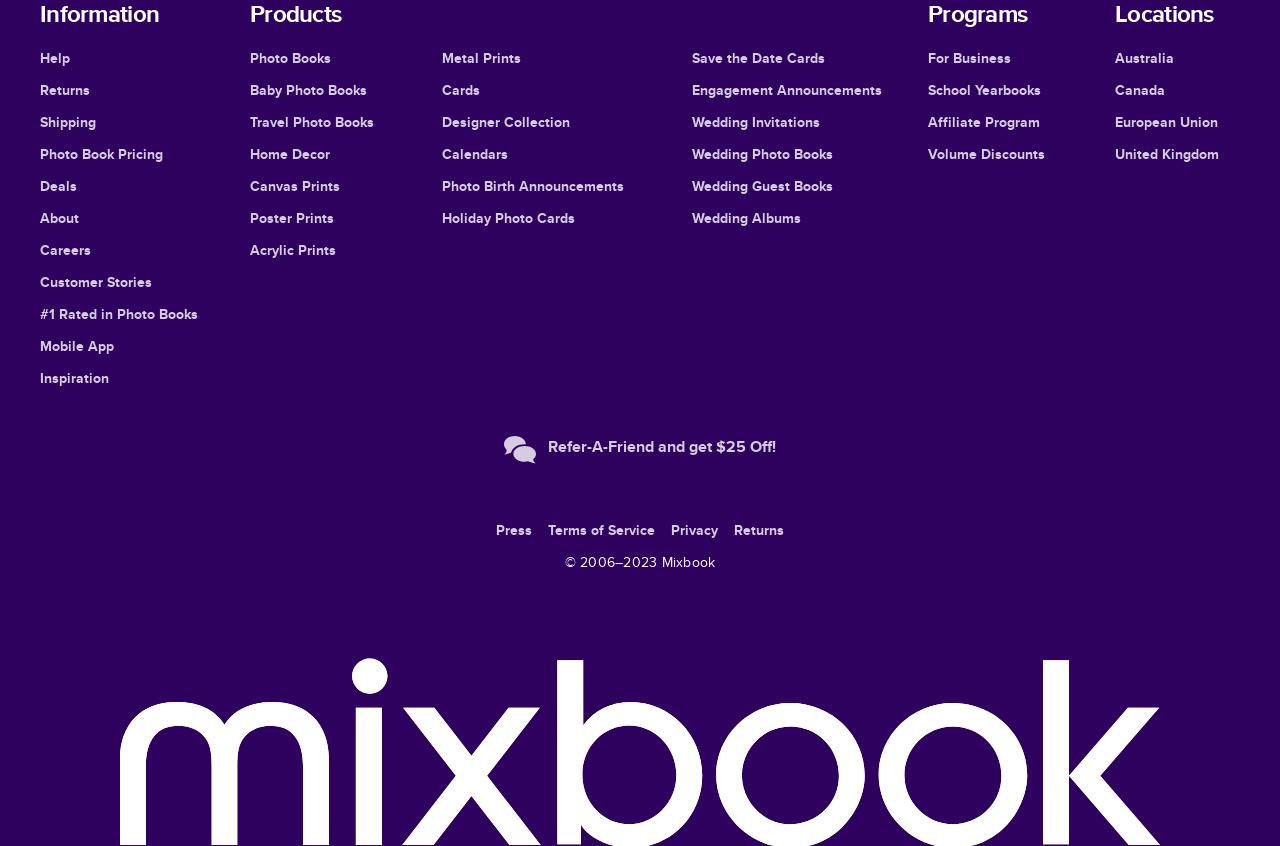 This screenshot has width=1280, height=846. I want to click on 'Photo Birth Announcements', so click(532, 185).